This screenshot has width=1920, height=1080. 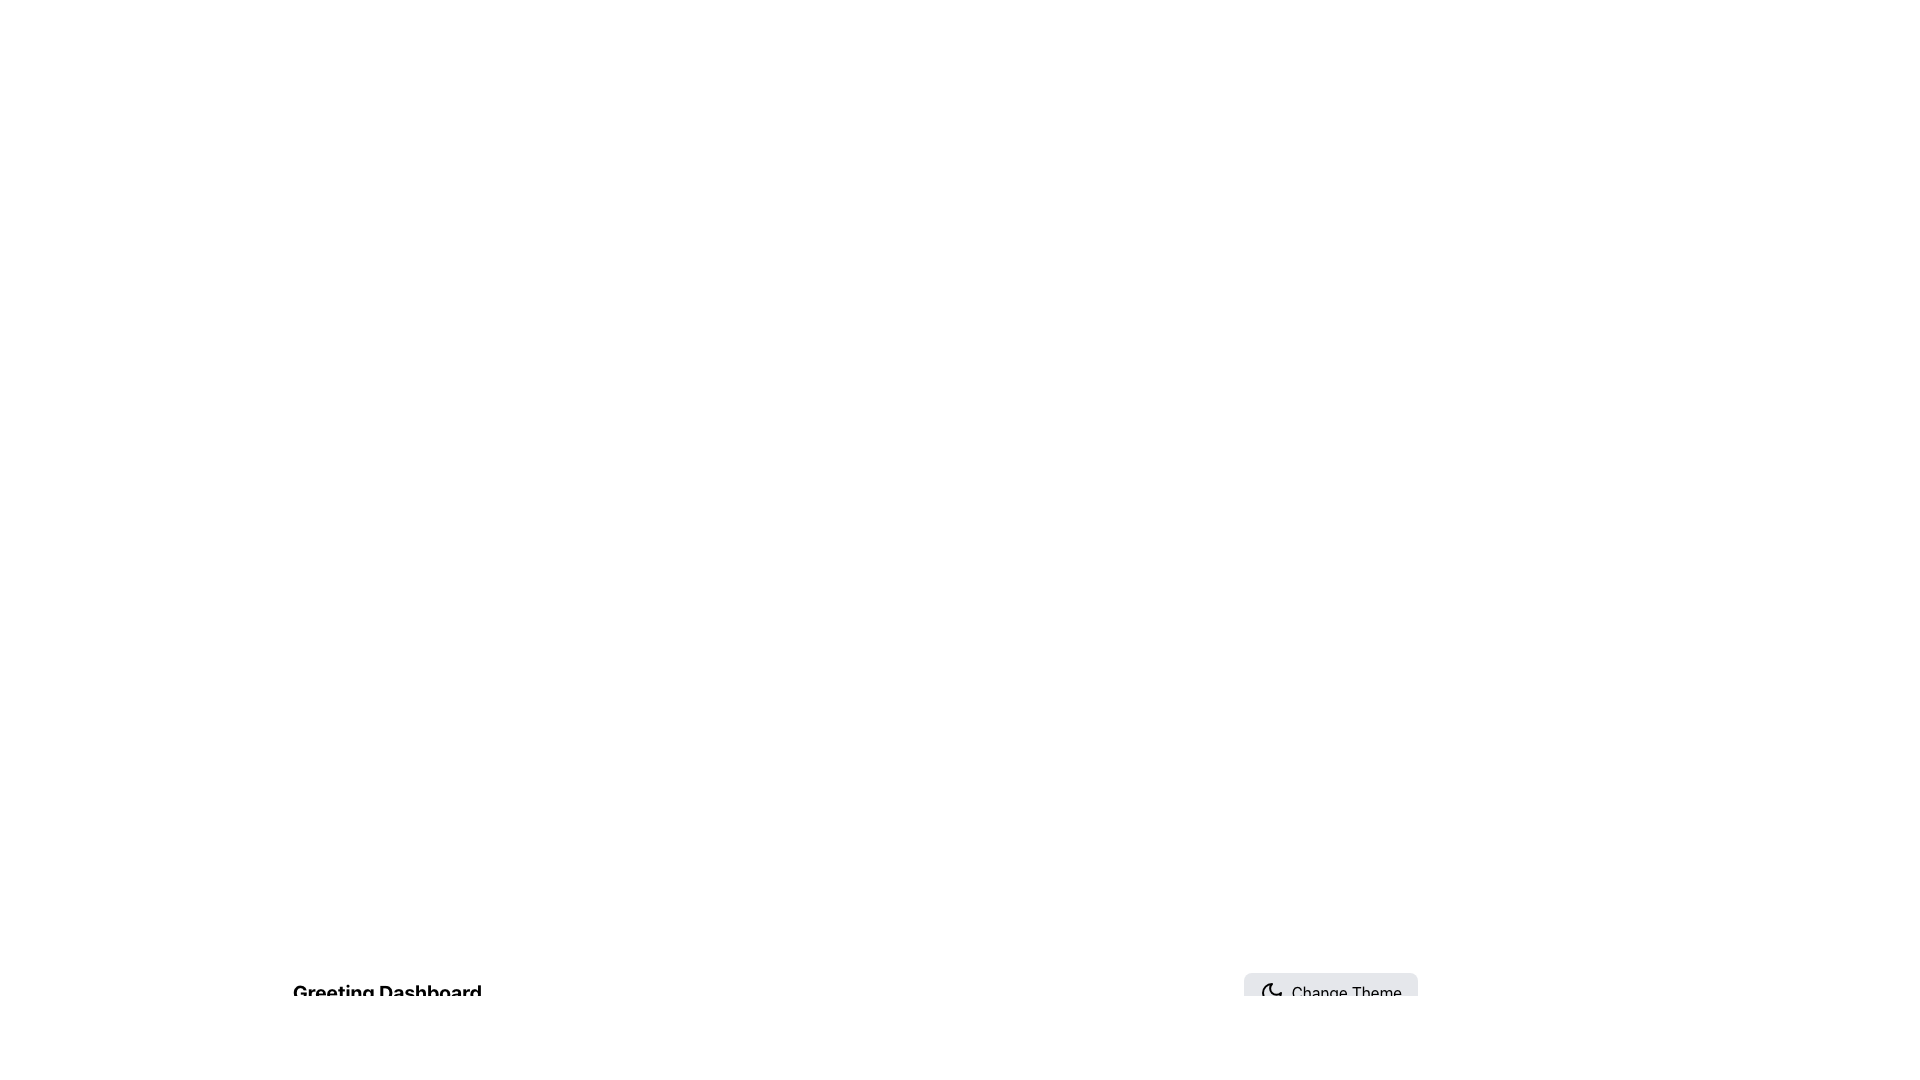 What do you see at coordinates (1270, 992) in the screenshot?
I see `the 'moon' icon associated with the 'Change Theme' button` at bounding box center [1270, 992].